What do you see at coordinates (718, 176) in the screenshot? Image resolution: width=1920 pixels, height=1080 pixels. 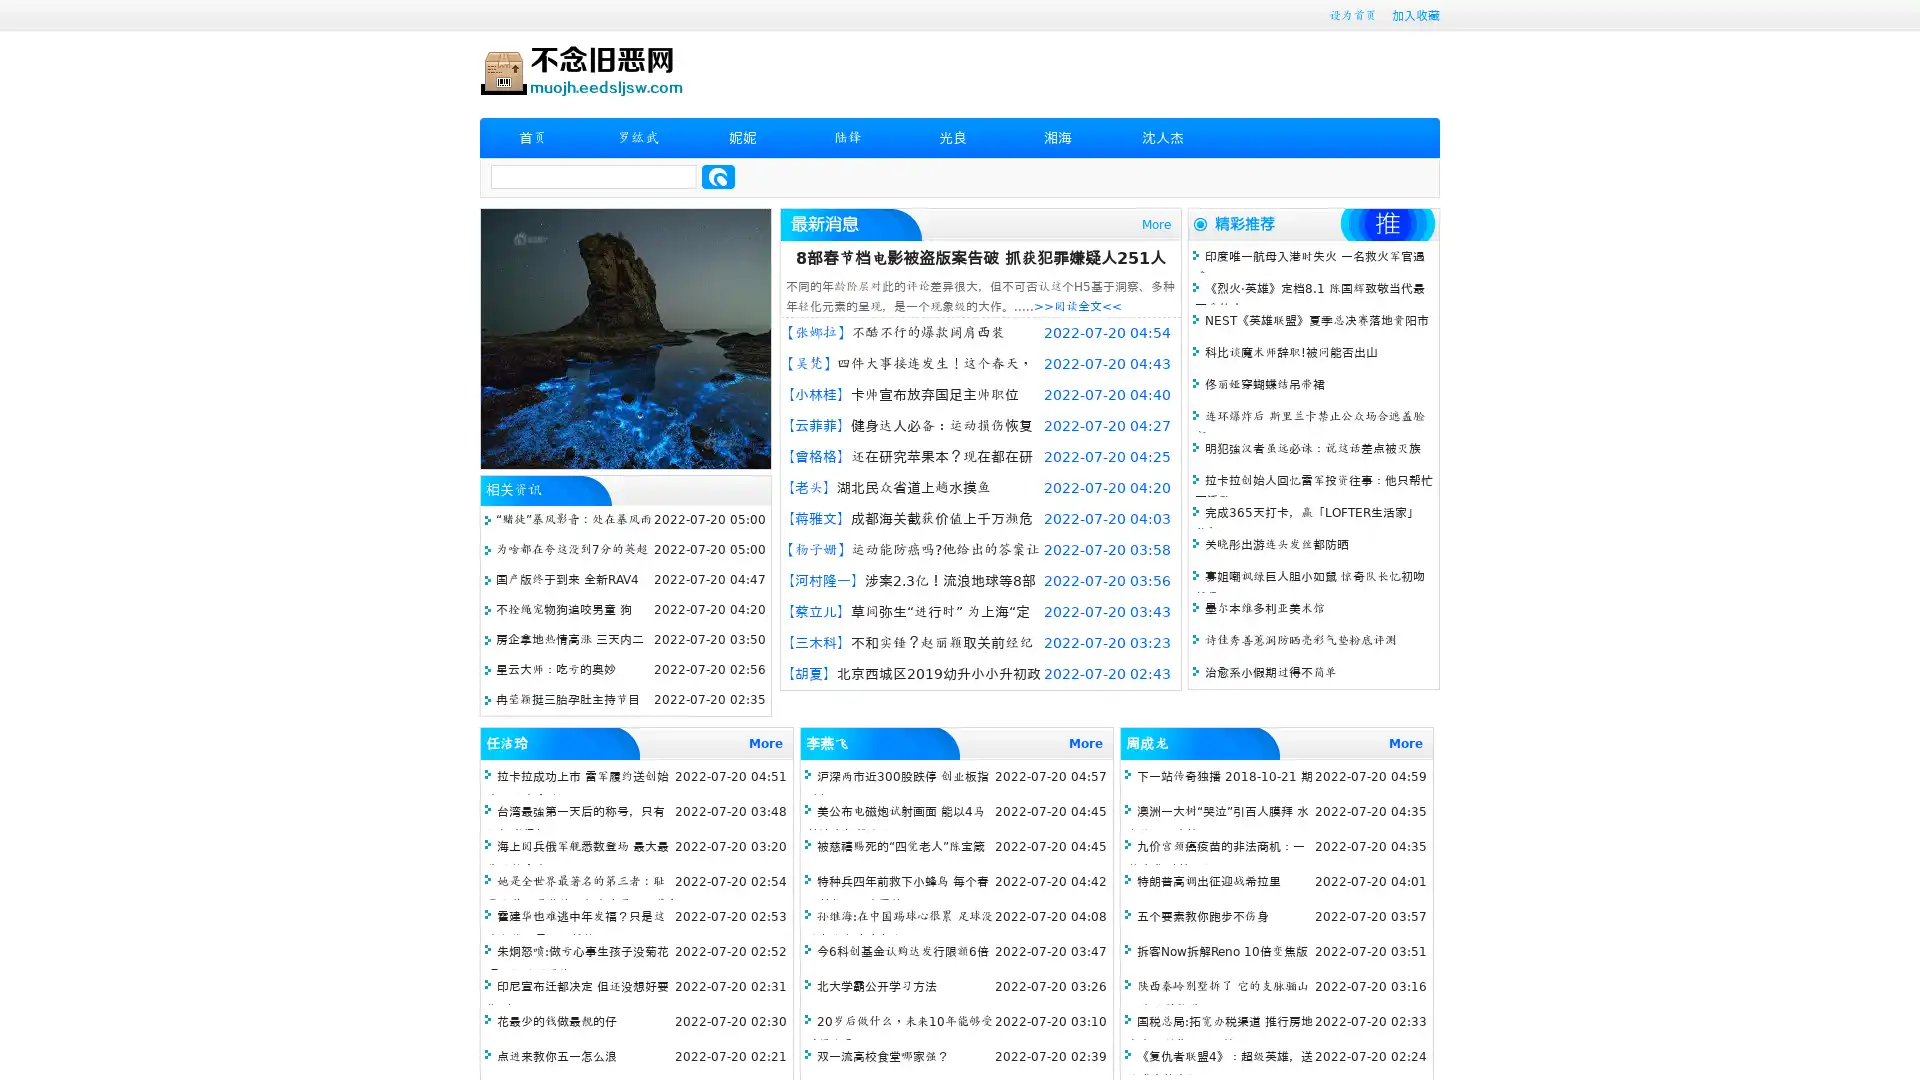 I see `Search` at bounding box center [718, 176].